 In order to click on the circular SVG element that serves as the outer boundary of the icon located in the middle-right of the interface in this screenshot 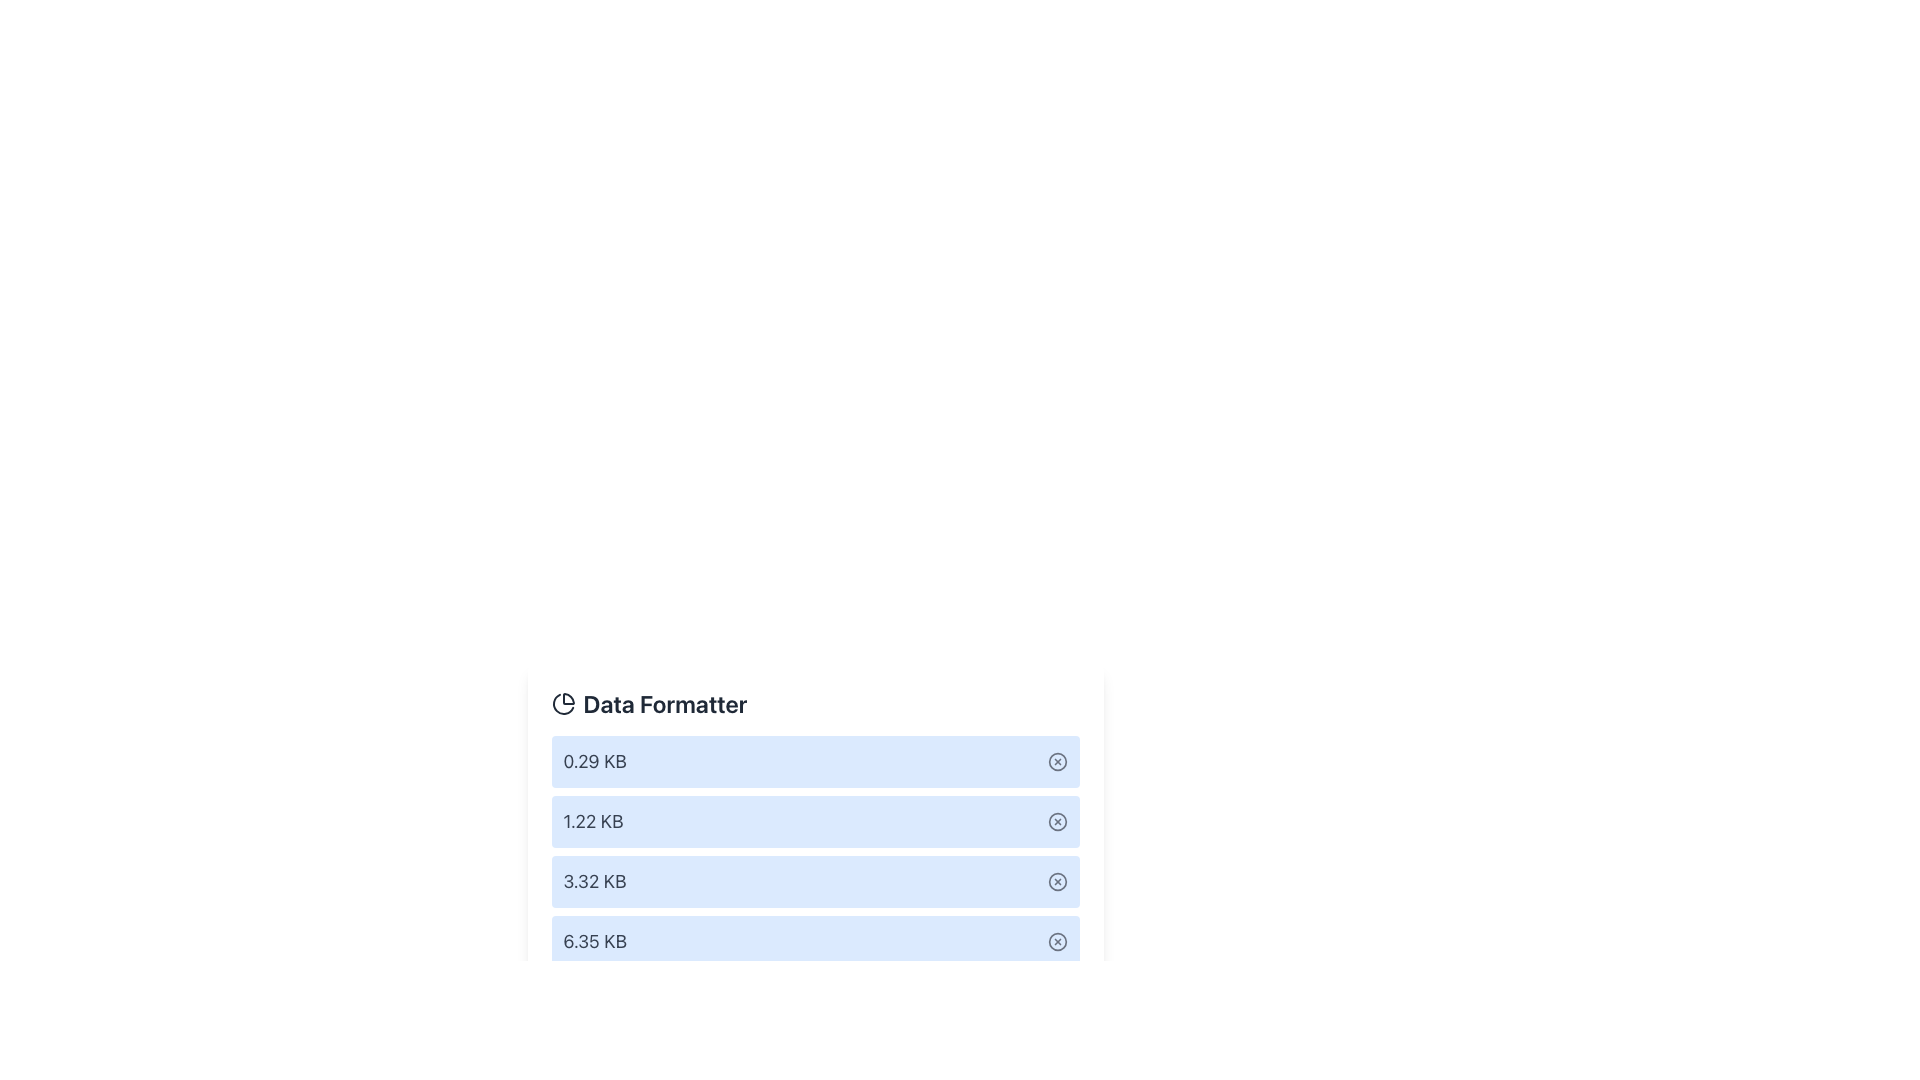, I will do `click(1056, 881)`.